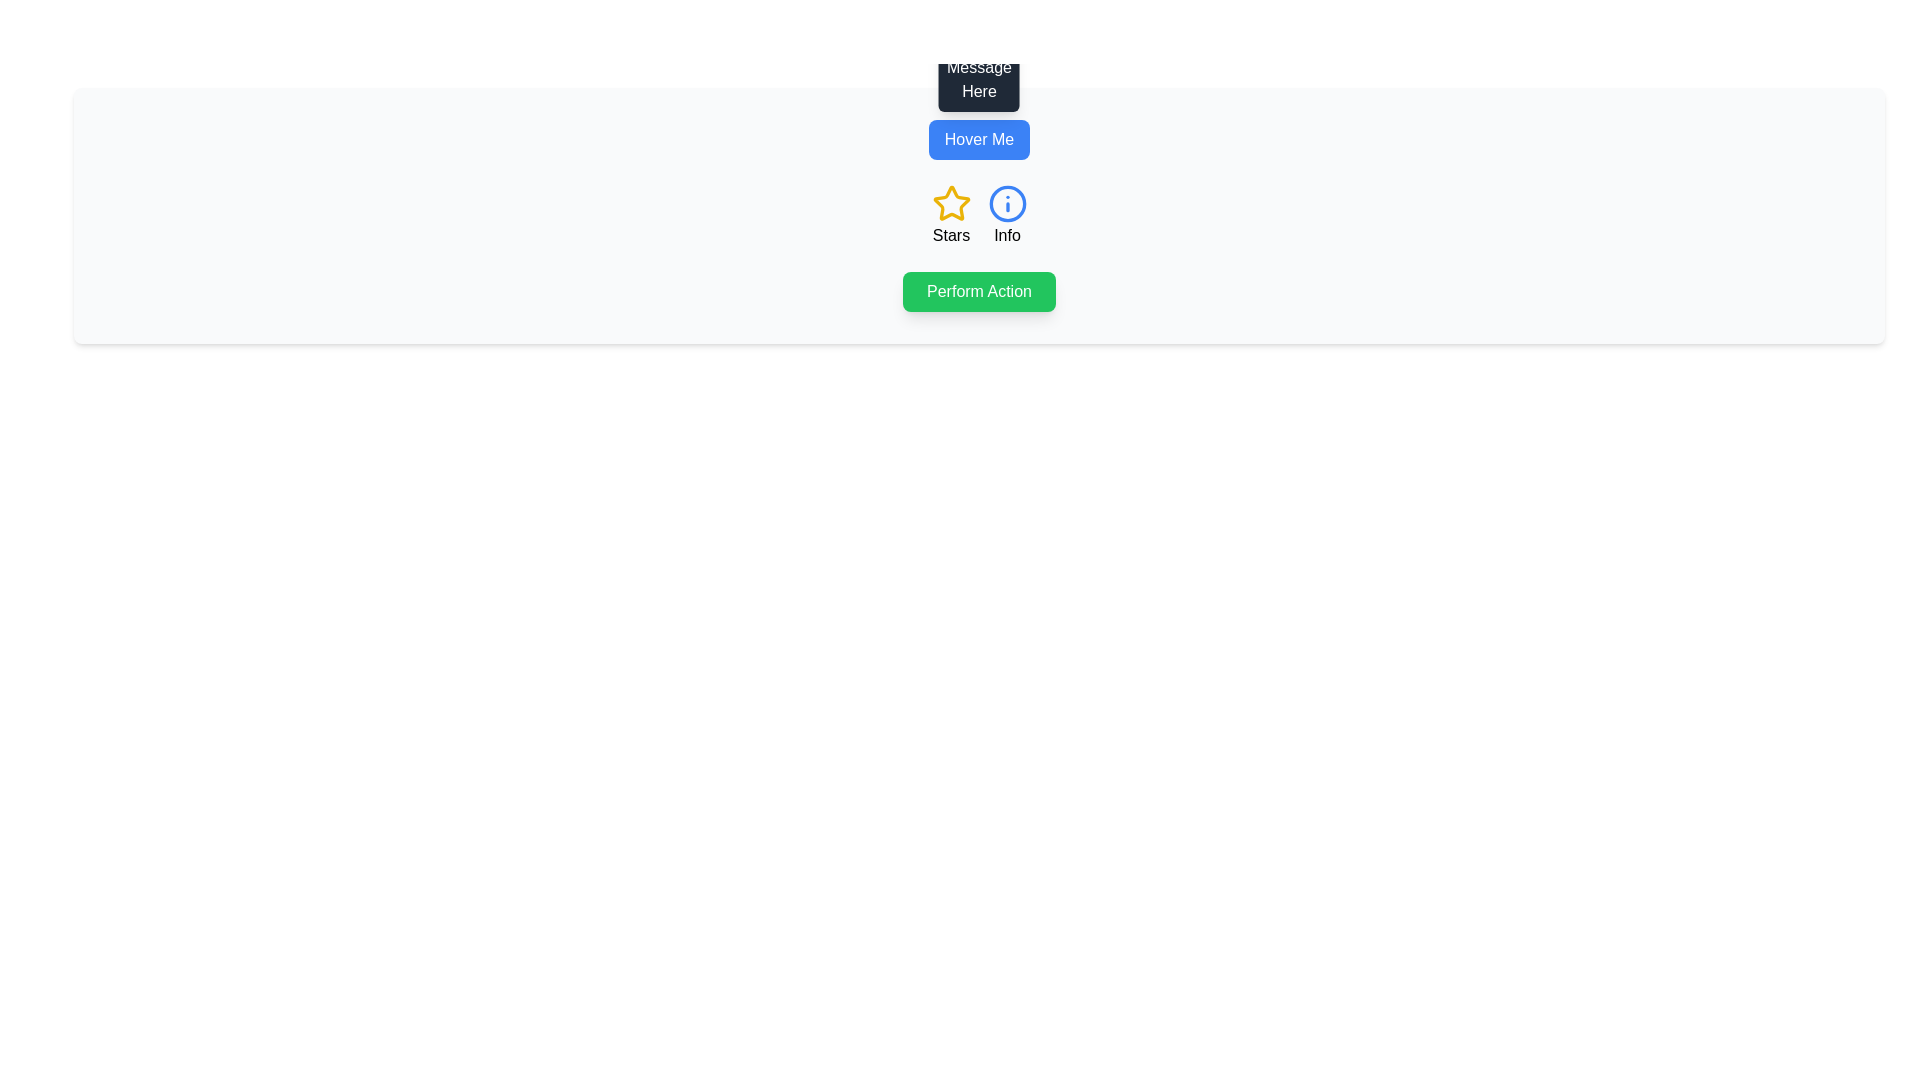 The height and width of the screenshot is (1080, 1920). Describe the element at coordinates (1007, 234) in the screenshot. I see `the static text label containing the word 'Info' located below the blue circled icon with the letter 'i'` at that location.